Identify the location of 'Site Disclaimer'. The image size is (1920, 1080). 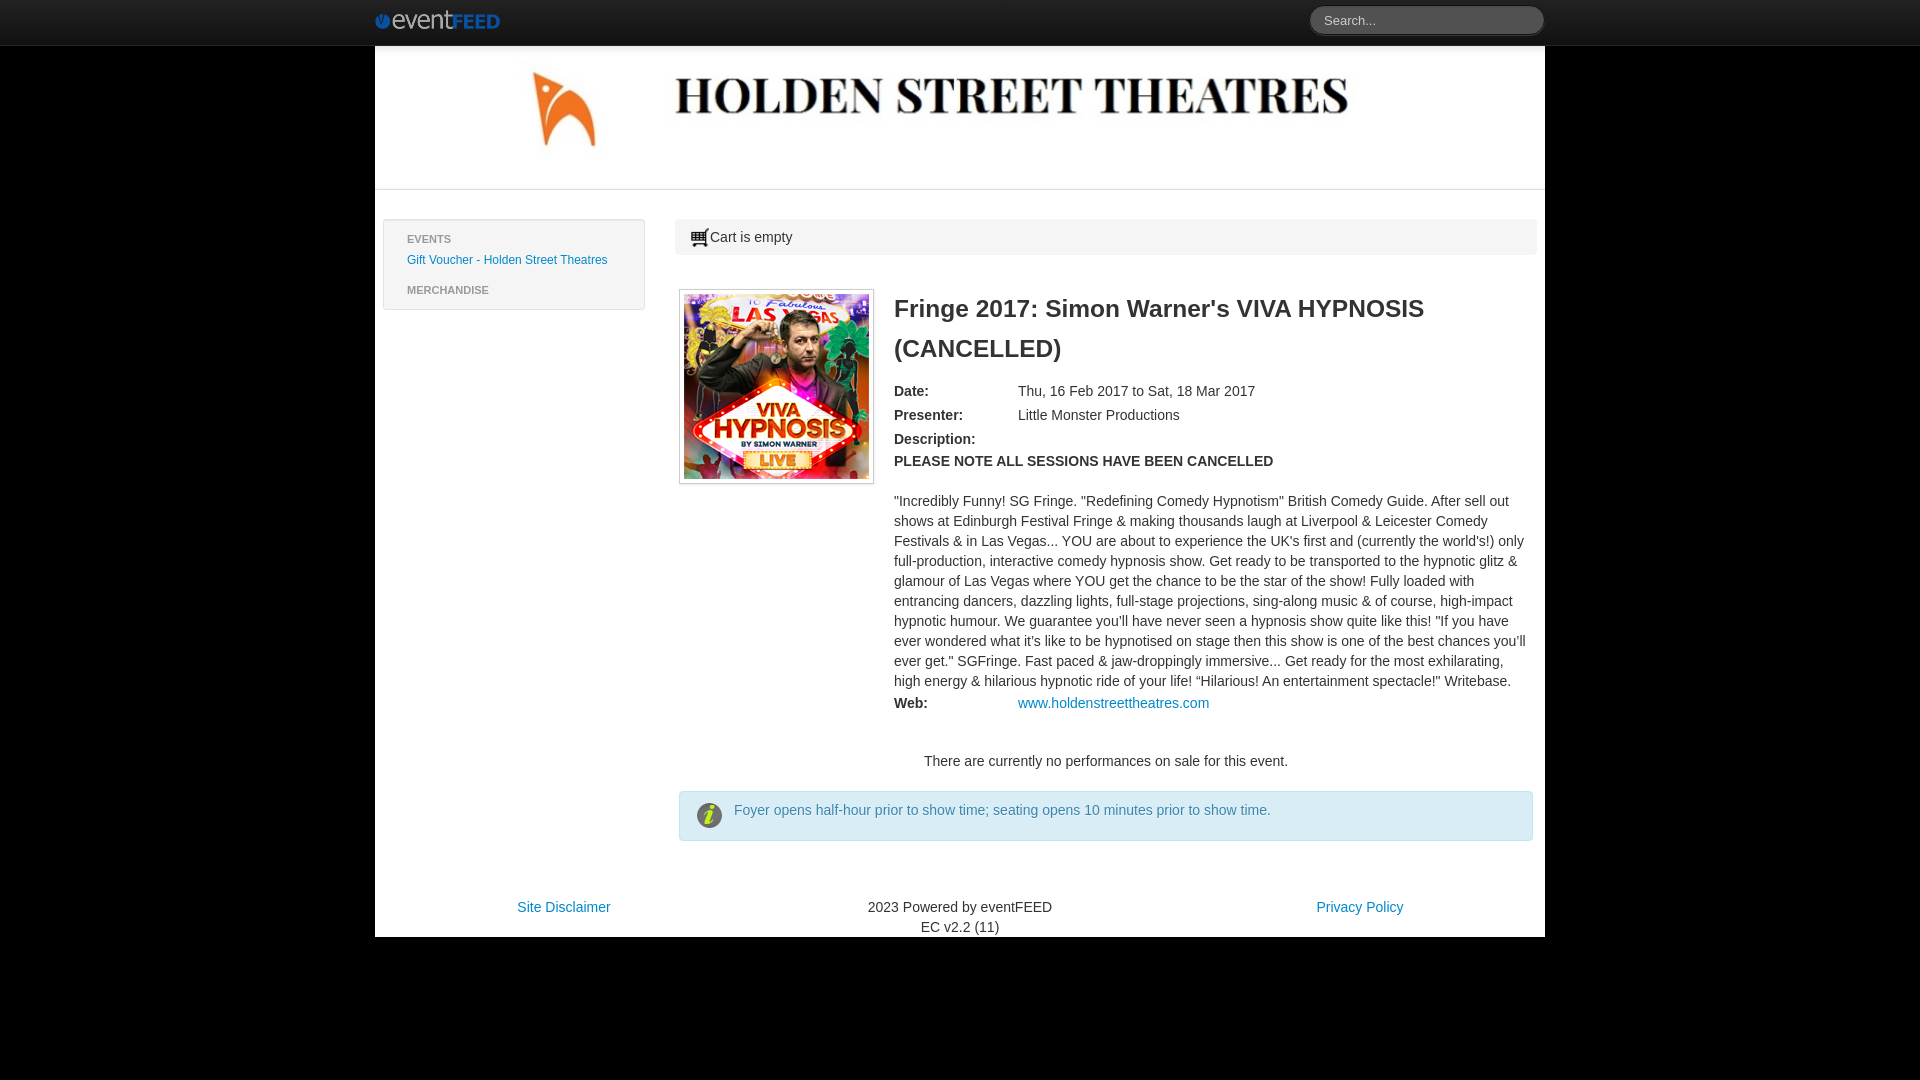
(562, 906).